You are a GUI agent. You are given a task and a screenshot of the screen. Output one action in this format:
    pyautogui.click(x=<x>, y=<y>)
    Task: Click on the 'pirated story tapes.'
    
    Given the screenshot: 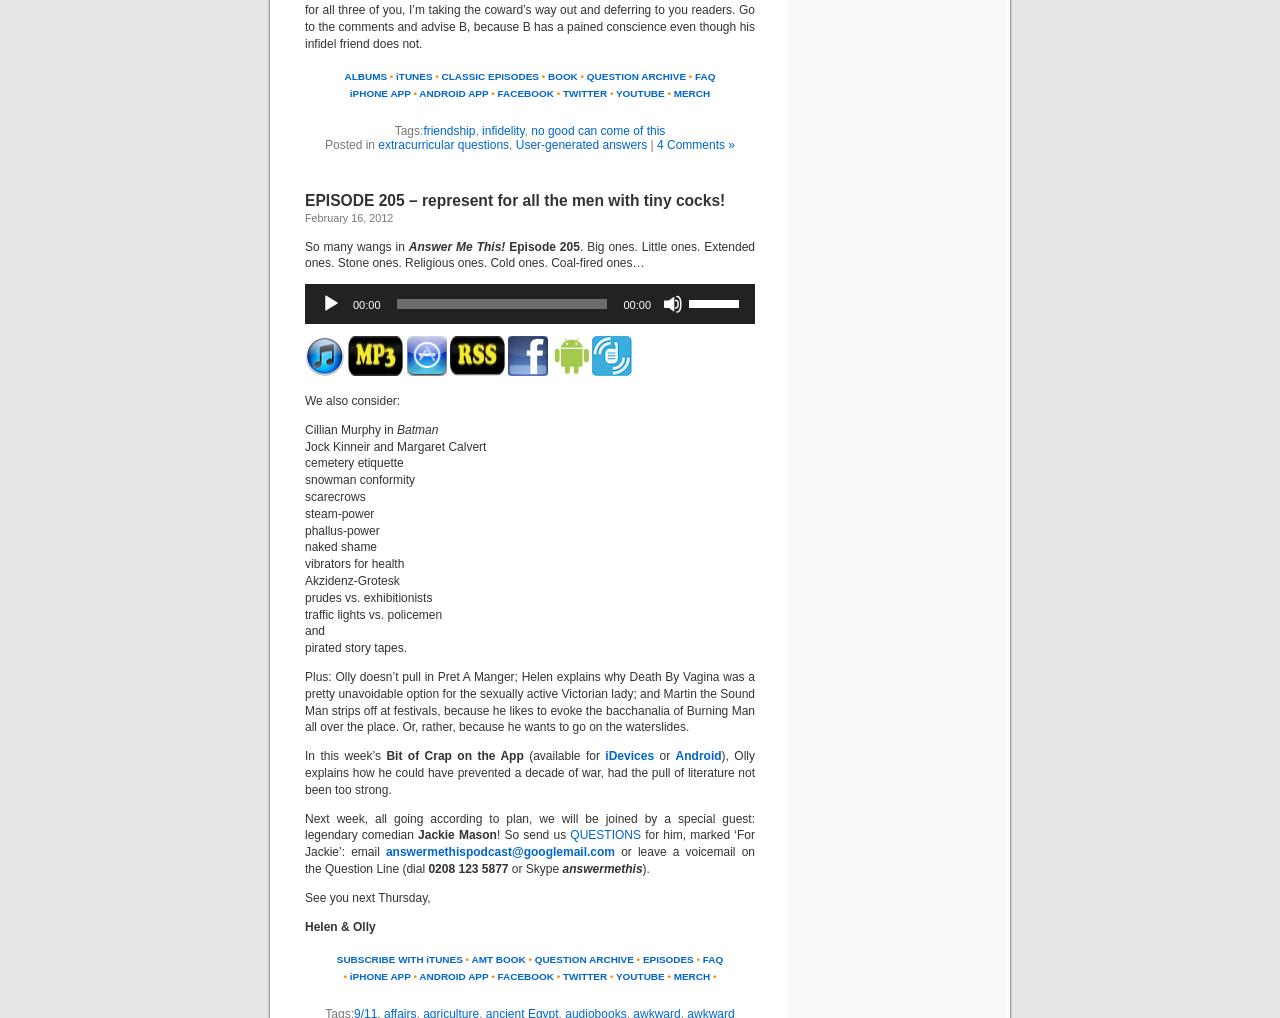 What is the action you would take?
    pyautogui.click(x=355, y=646)
    